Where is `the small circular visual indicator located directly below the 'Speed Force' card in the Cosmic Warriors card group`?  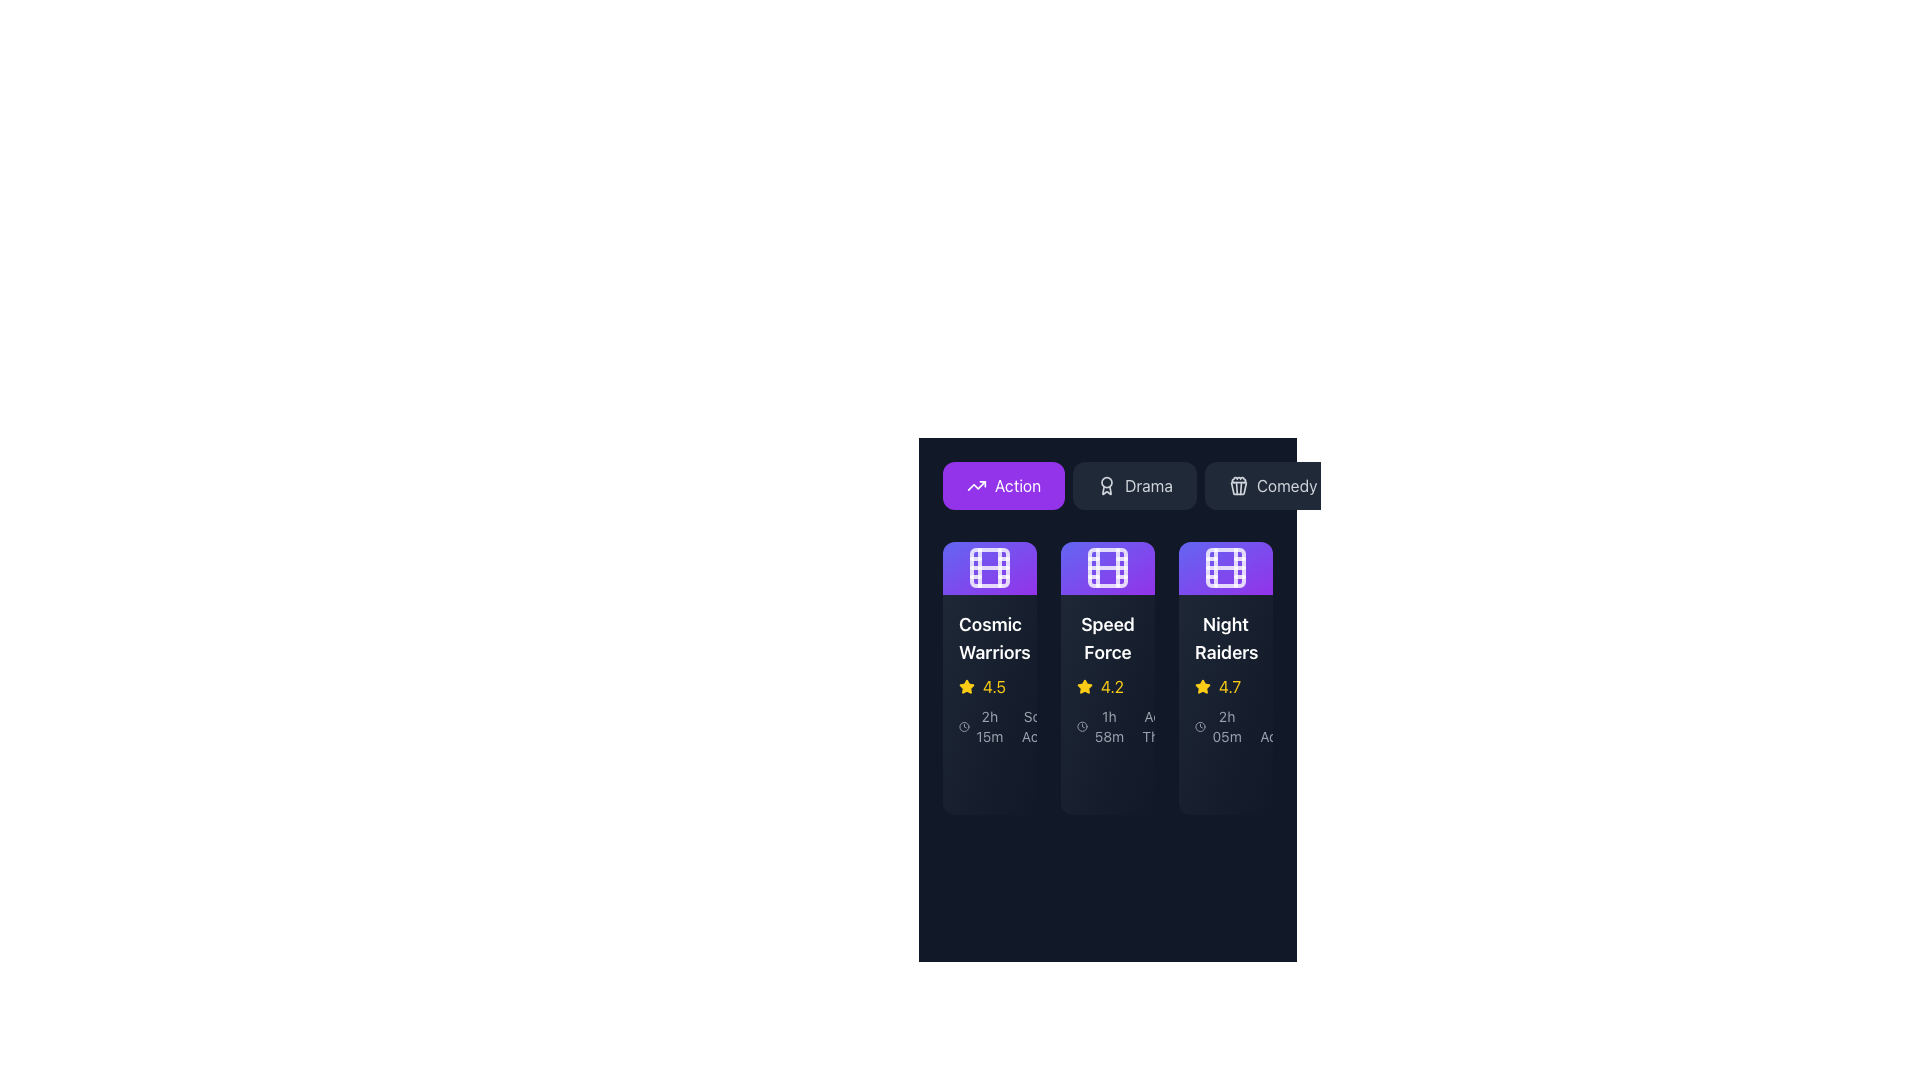
the small circular visual indicator located directly below the 'Speed Force' card in the Cosmic Warriors card group is located at coordinates (1084, 777).